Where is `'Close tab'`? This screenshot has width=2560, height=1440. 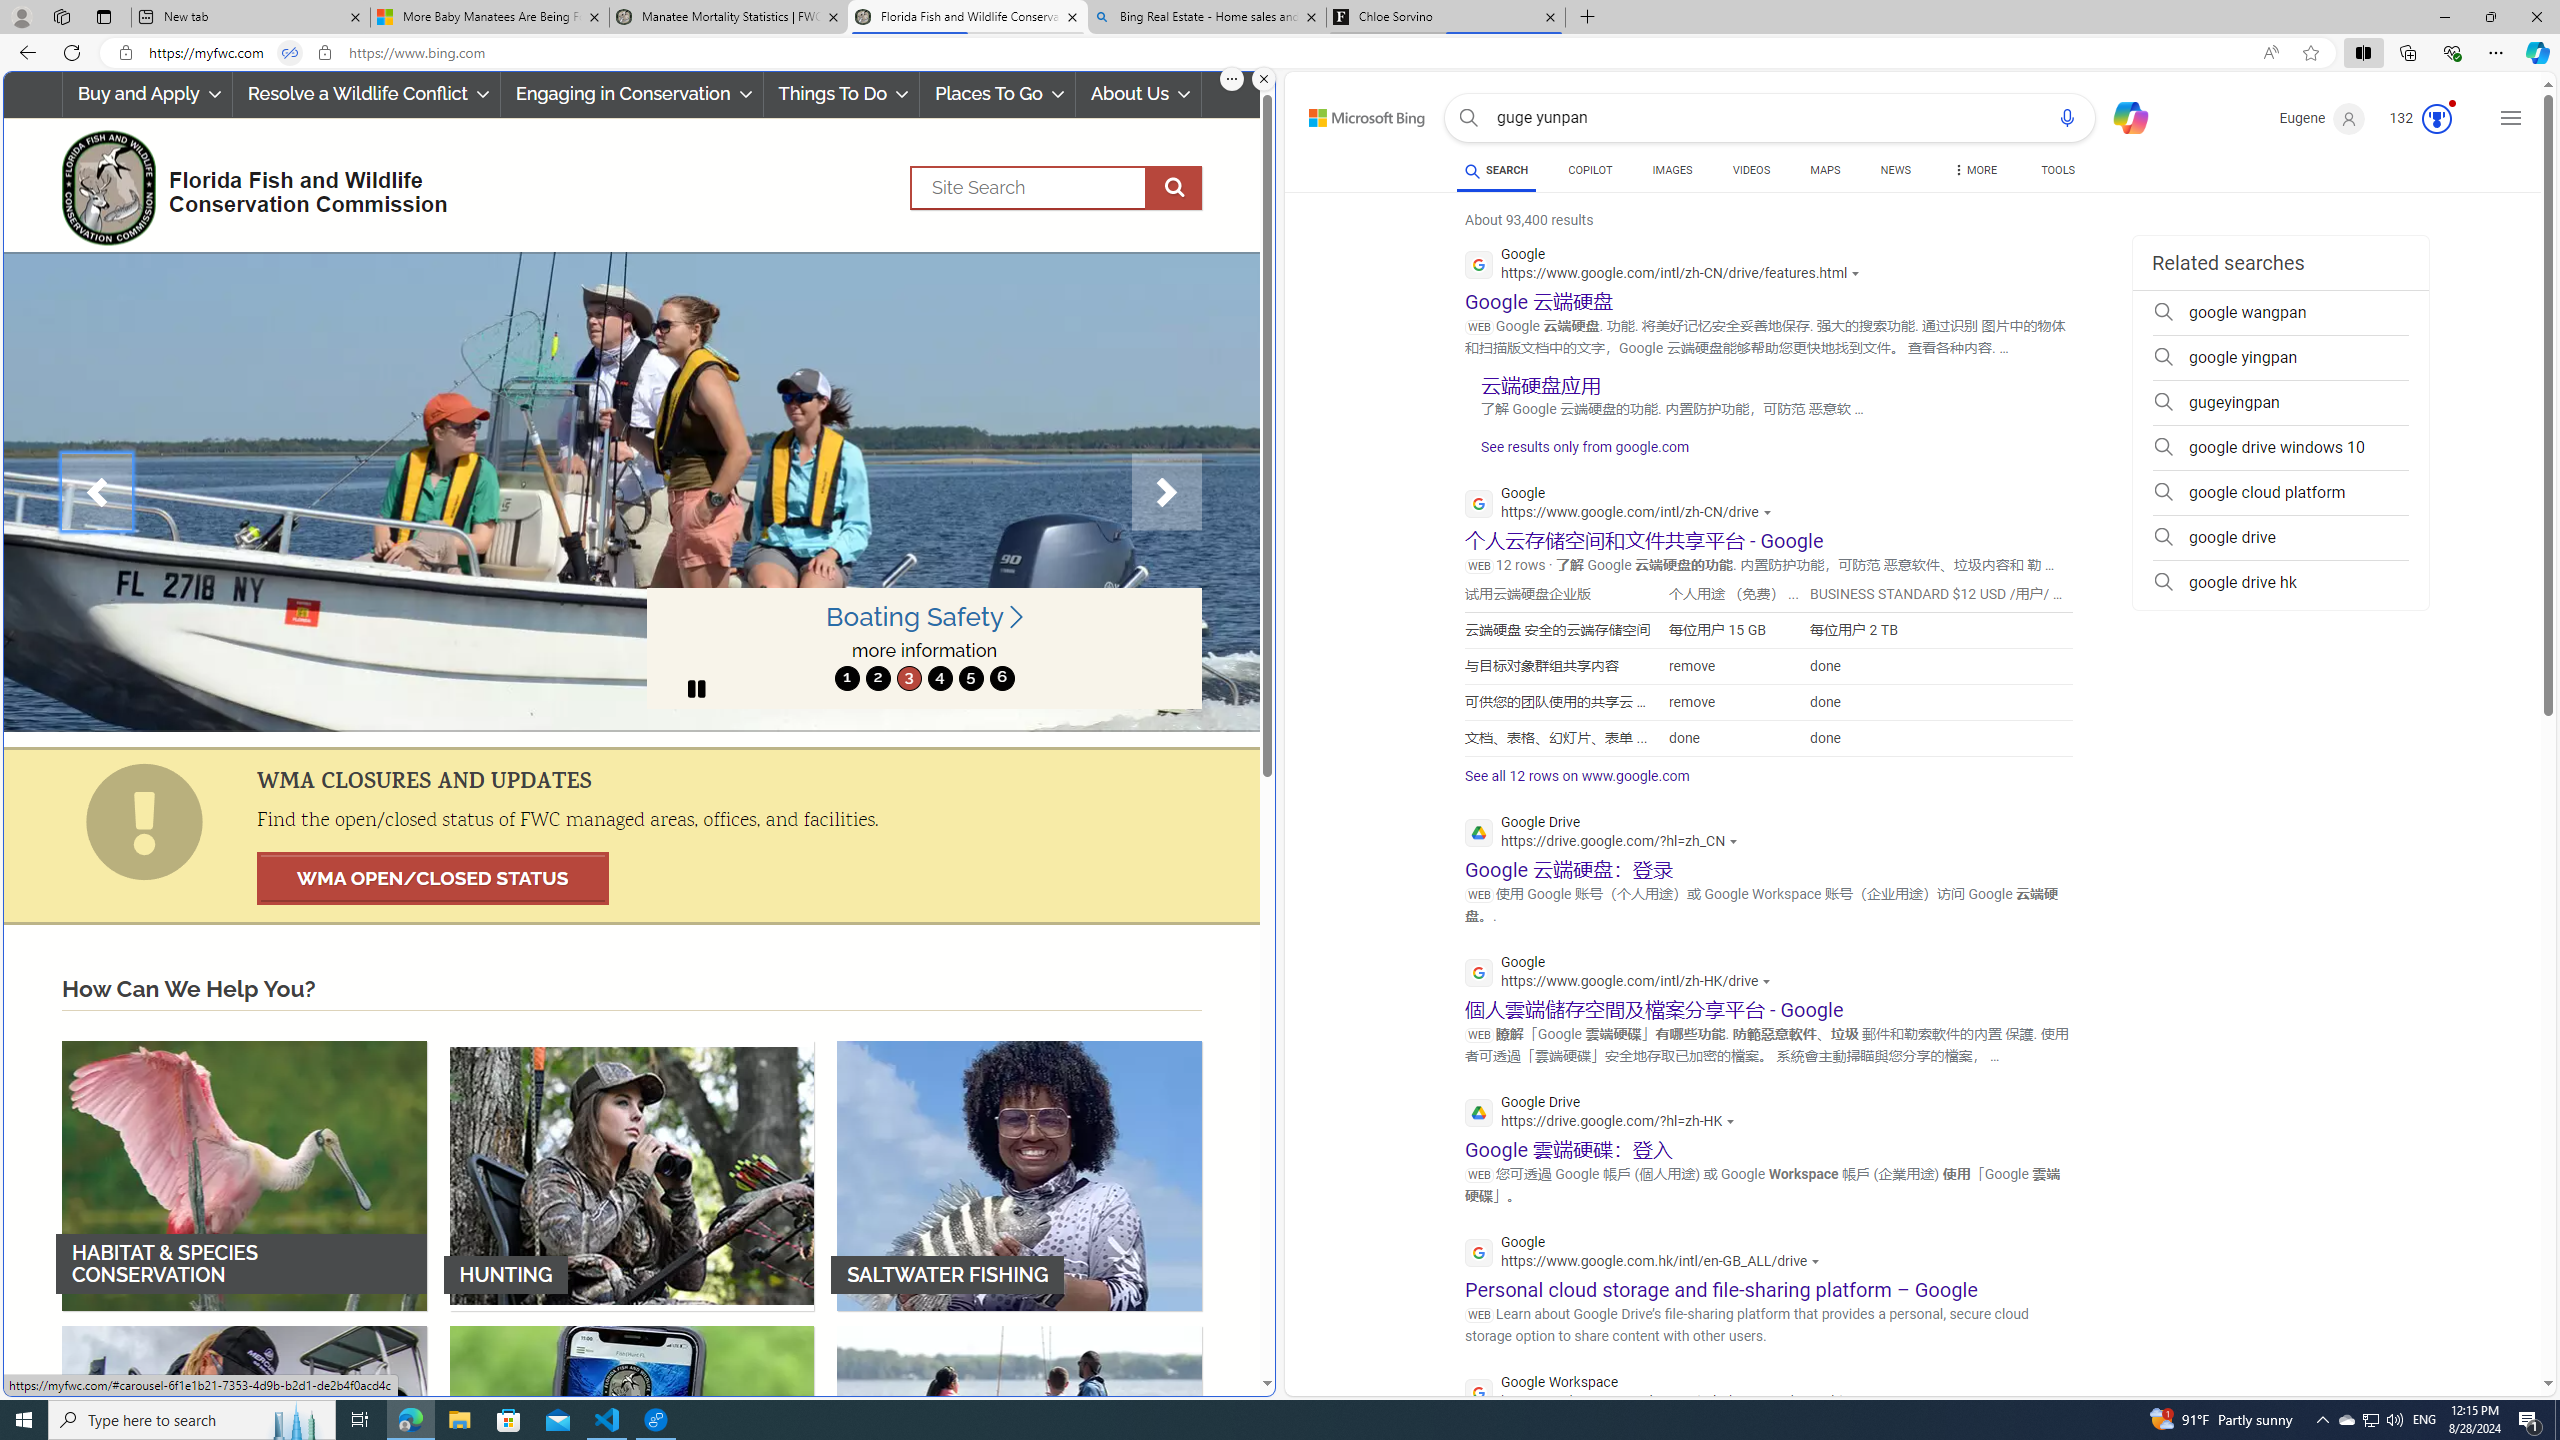
'Close tab' is located at coordinates (1549, 16).